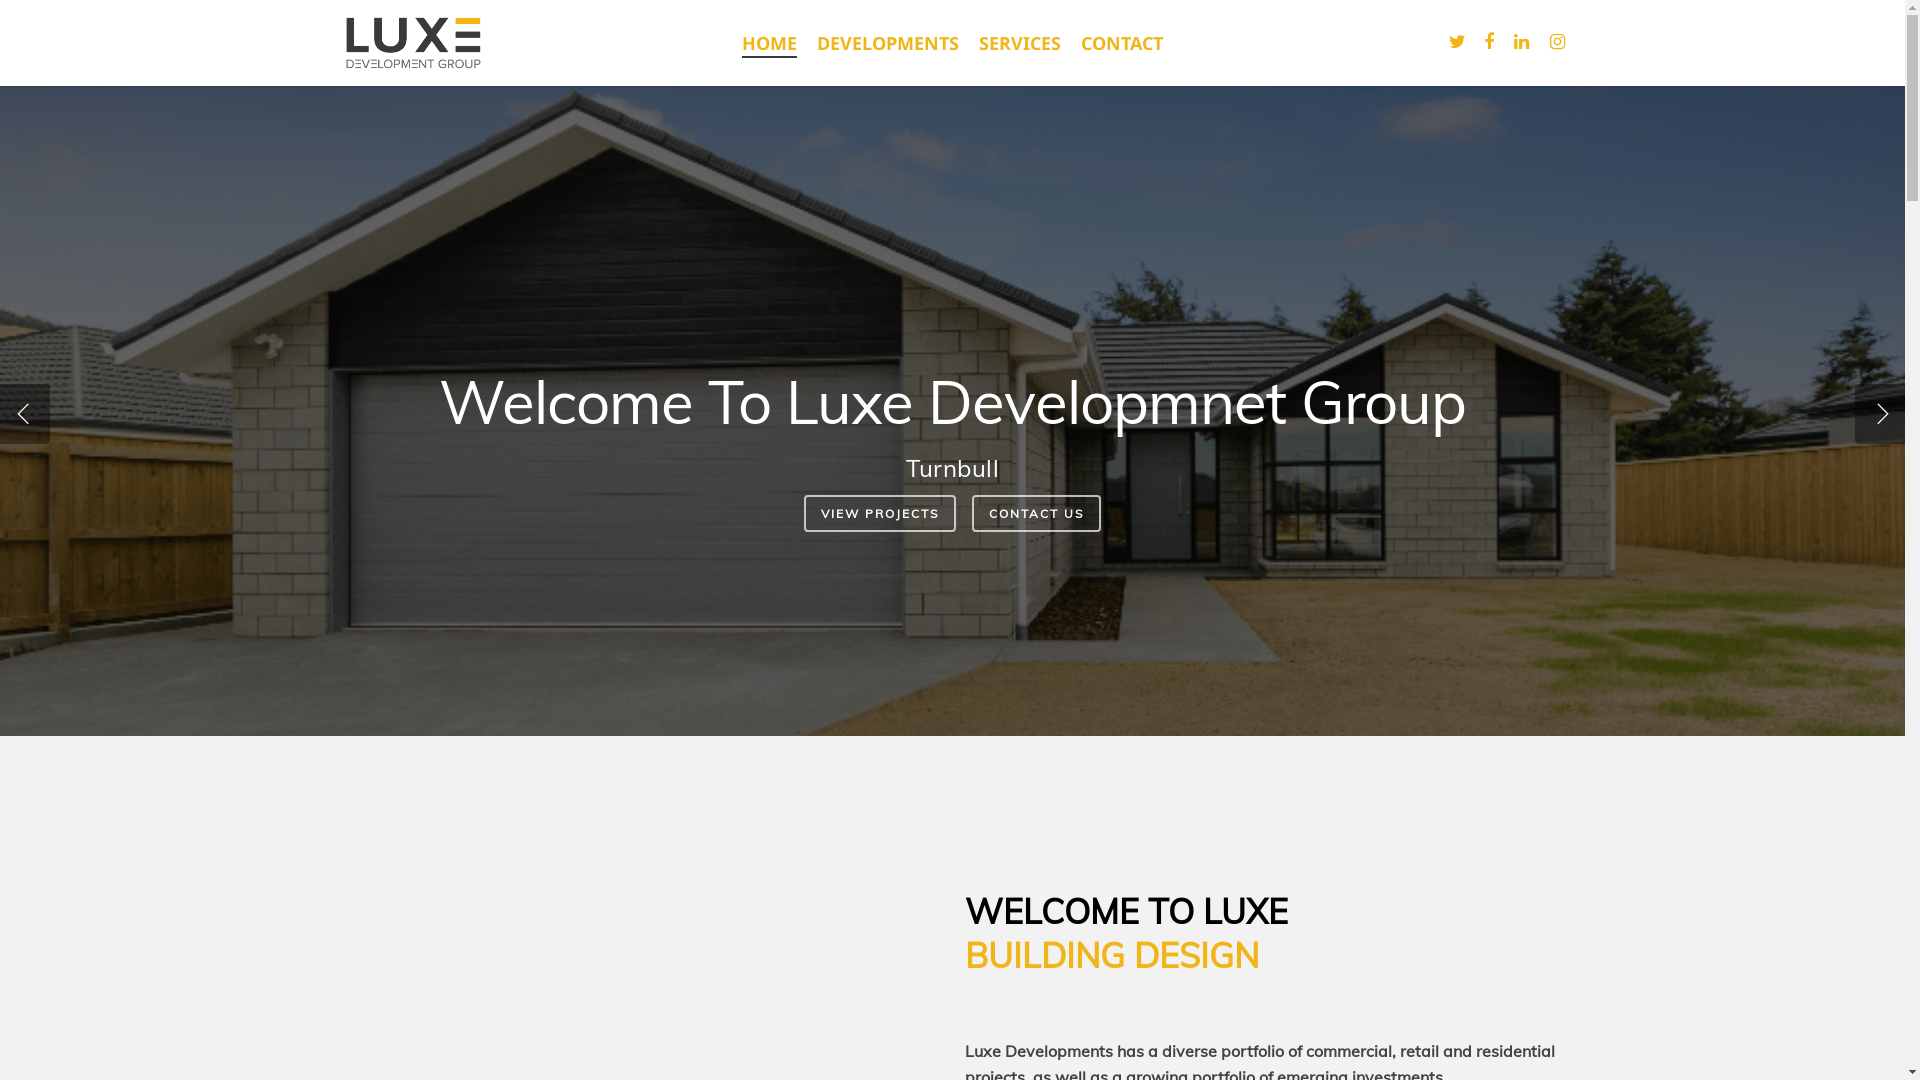 The width and height of the screenshot is (1920, 1080). What do you see at coordinates (1122, 42) in the screenshot?
I see `'CONTACT'` at bounding box center [1122, 42].